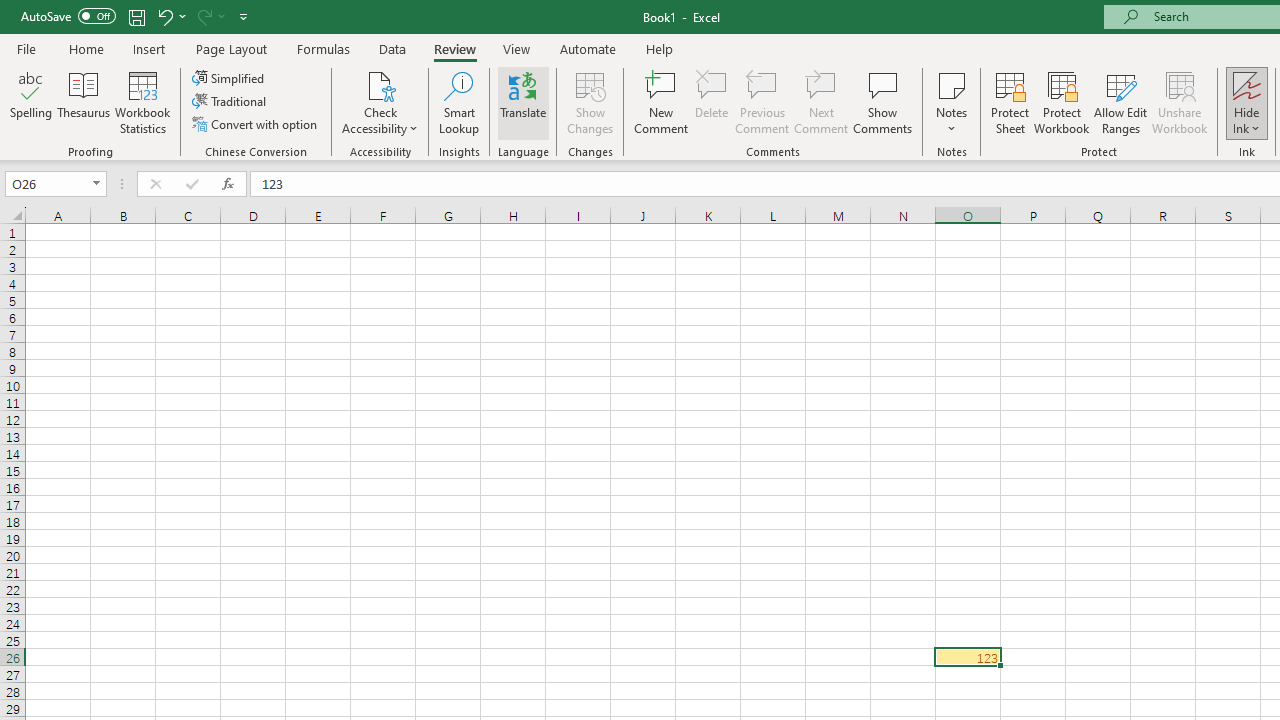 The image size is (1280, 720). Describe the element at coordinates (230, 77) in the screenshot. I see `'Simplified'` at that location.